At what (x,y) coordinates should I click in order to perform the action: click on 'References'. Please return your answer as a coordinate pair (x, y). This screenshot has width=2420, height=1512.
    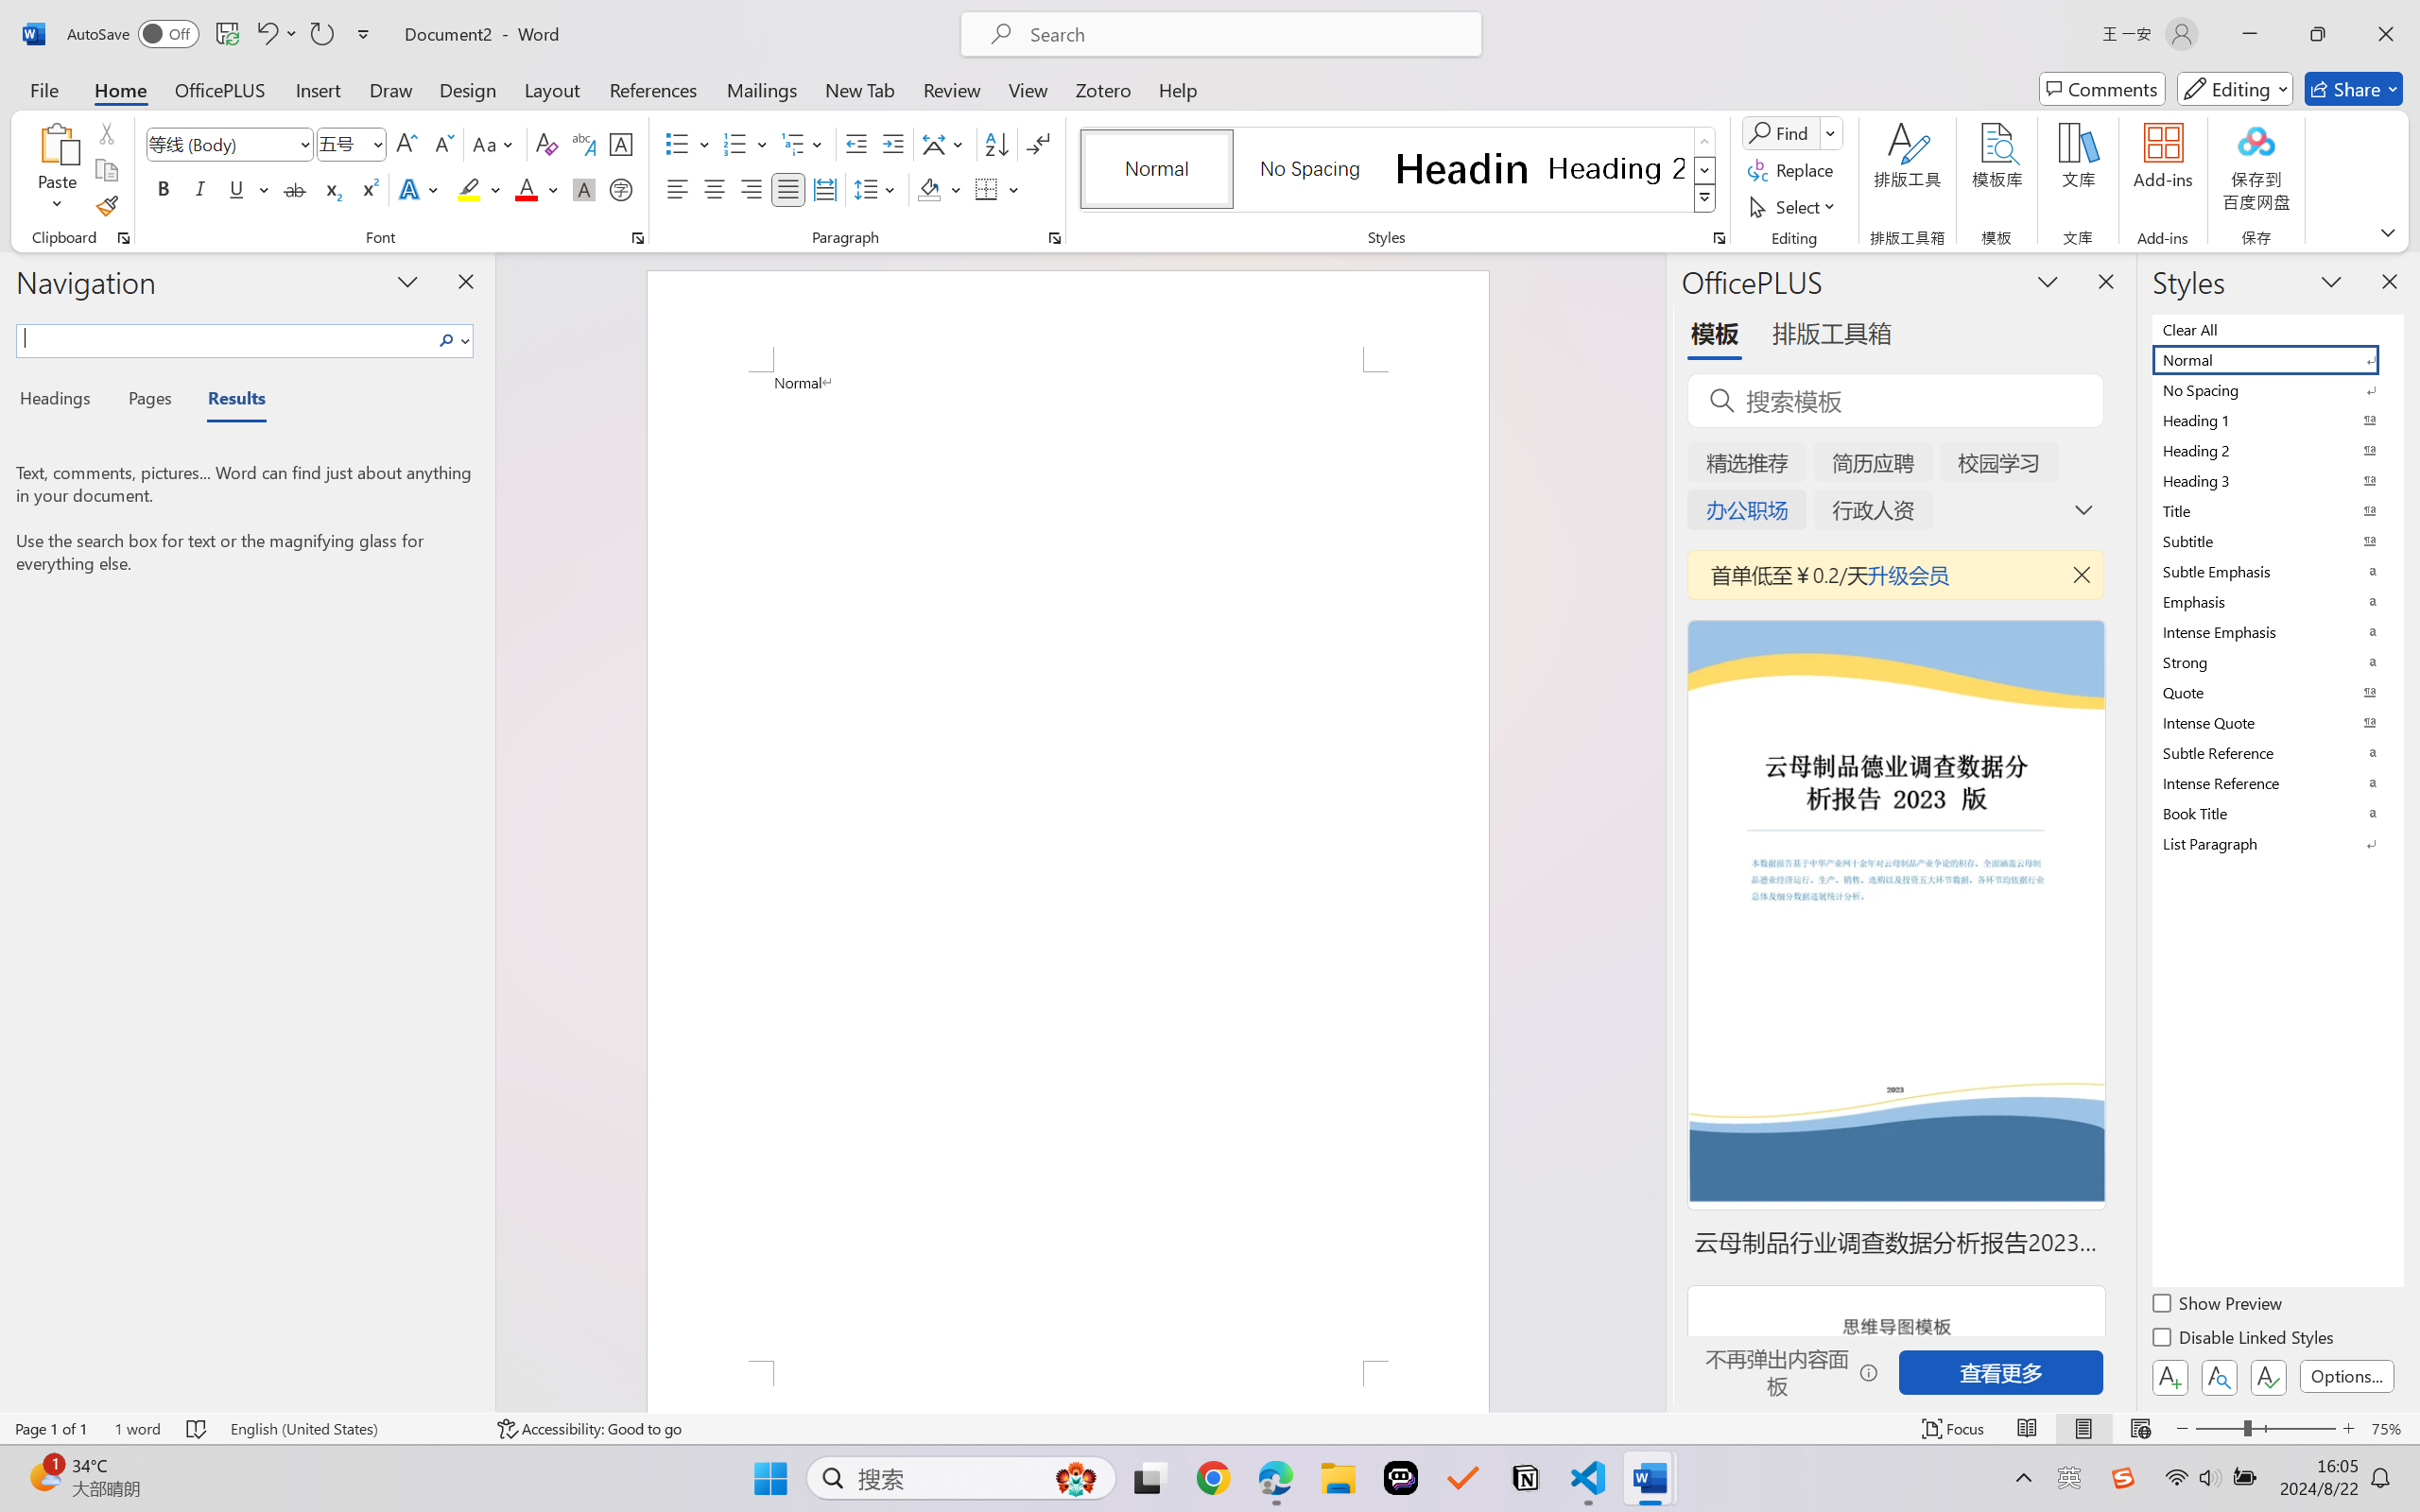
    Looking at the image, I should click on (653, 88).